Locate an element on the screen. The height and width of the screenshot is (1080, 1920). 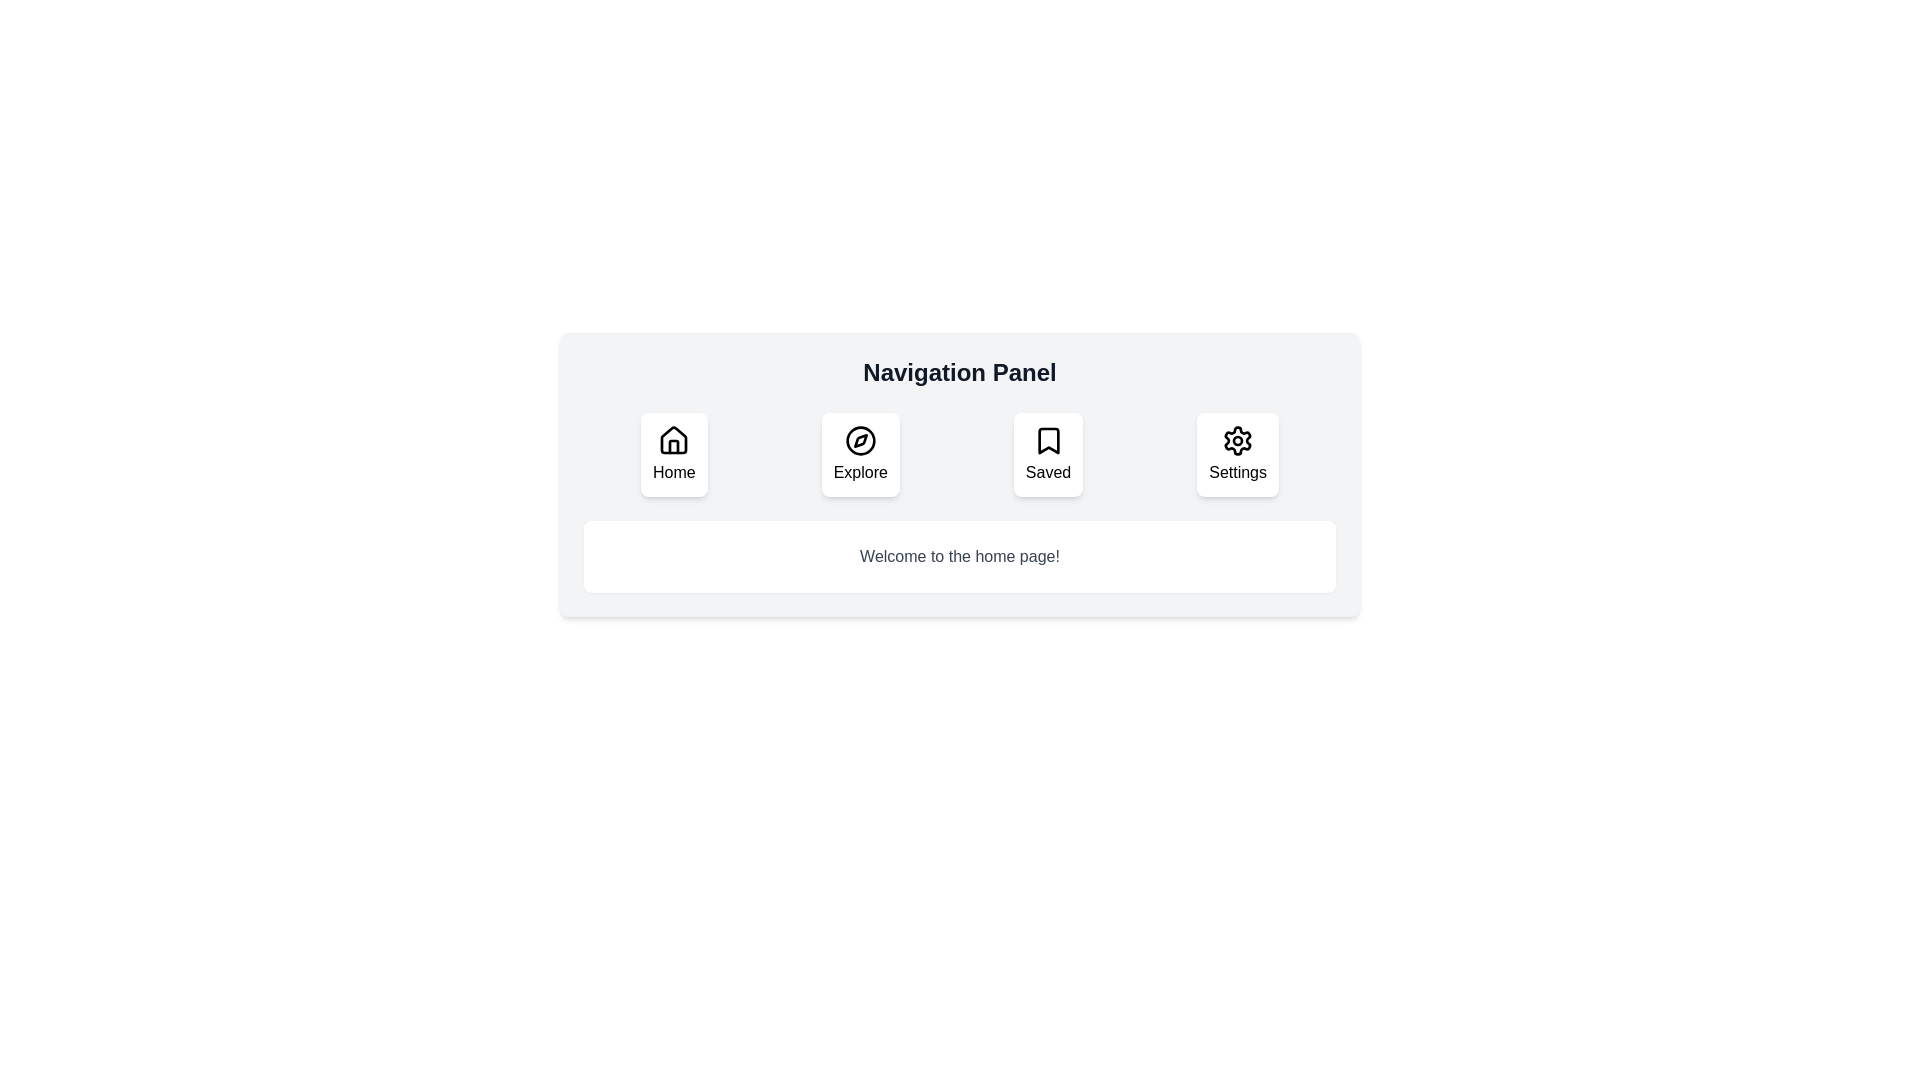
text label that indicates the functionality of the associated button leading to the 'Saved' section, located below the icon in the third card of a horizontally aligned set of four cards in the navigation panel is located at coordinates (1047, 473).